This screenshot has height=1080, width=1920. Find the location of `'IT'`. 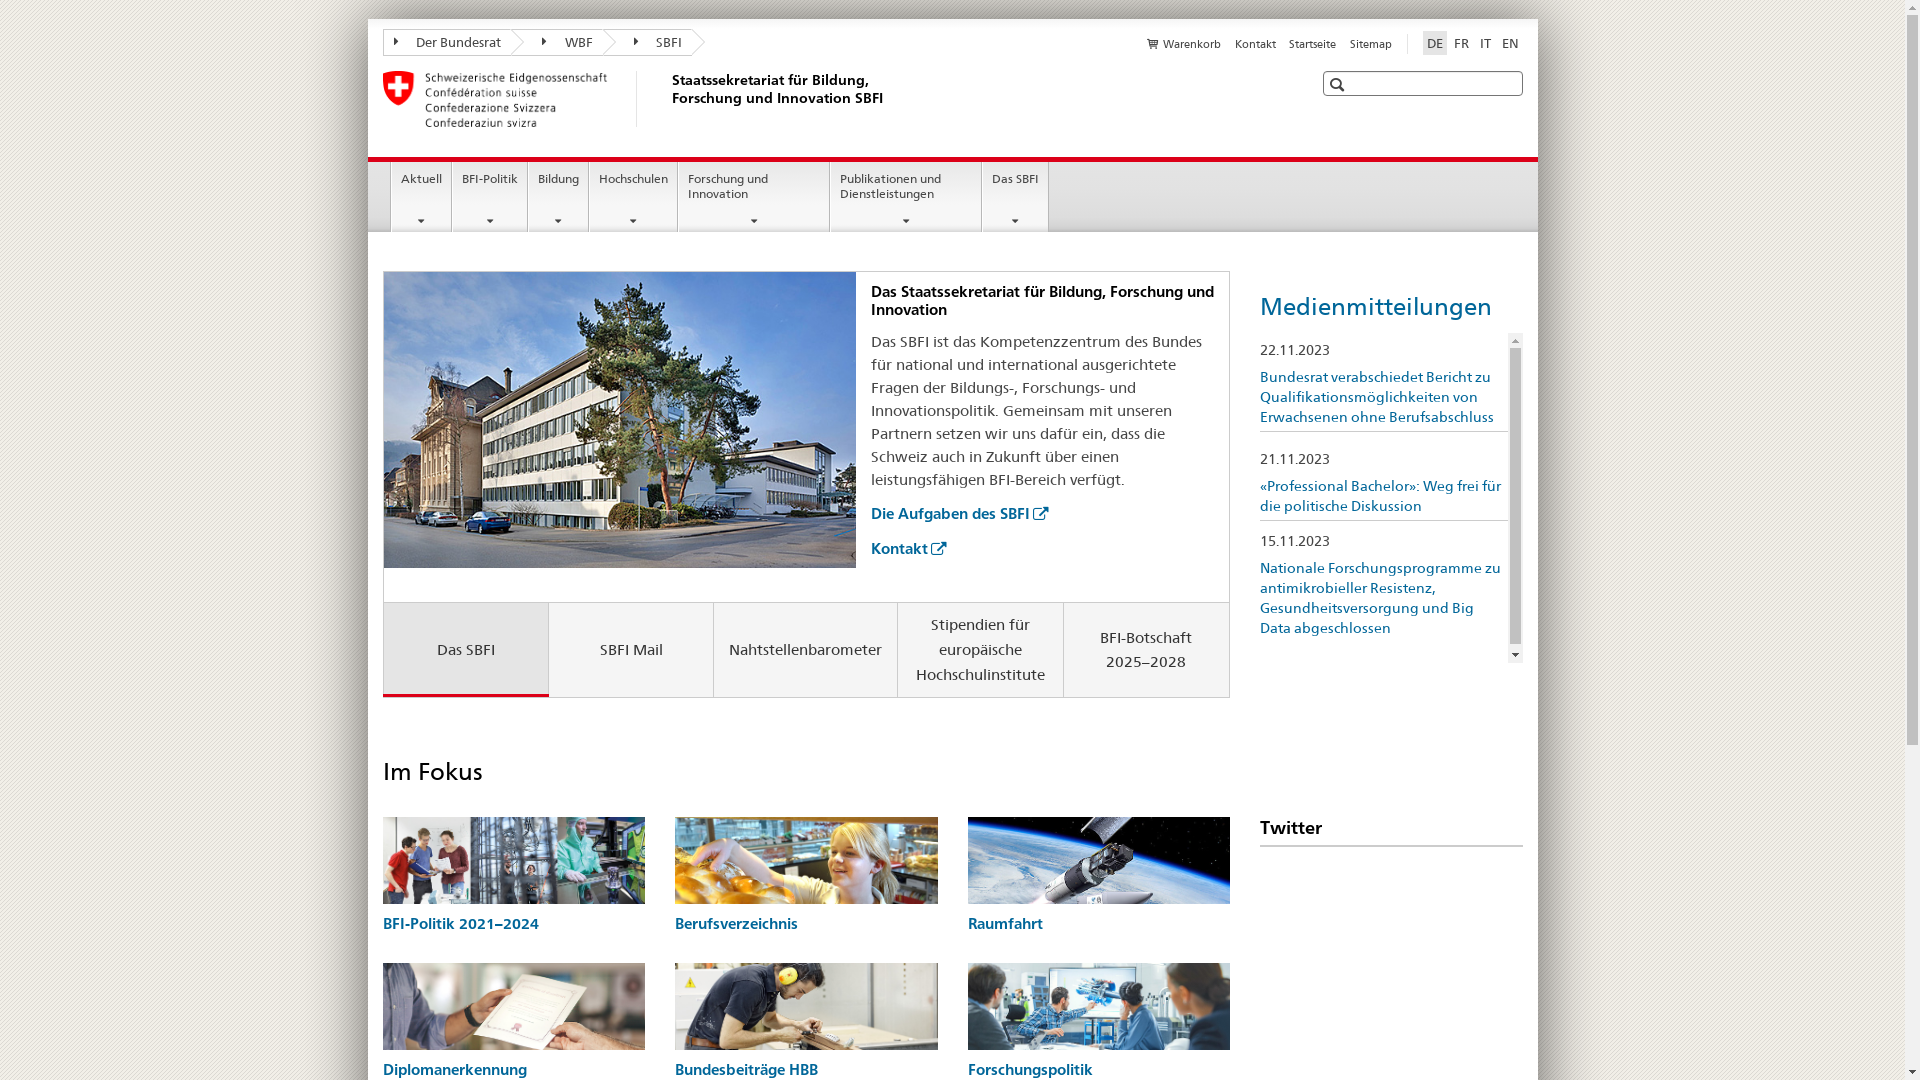

'IT' is located at coordinates (1485, 42).